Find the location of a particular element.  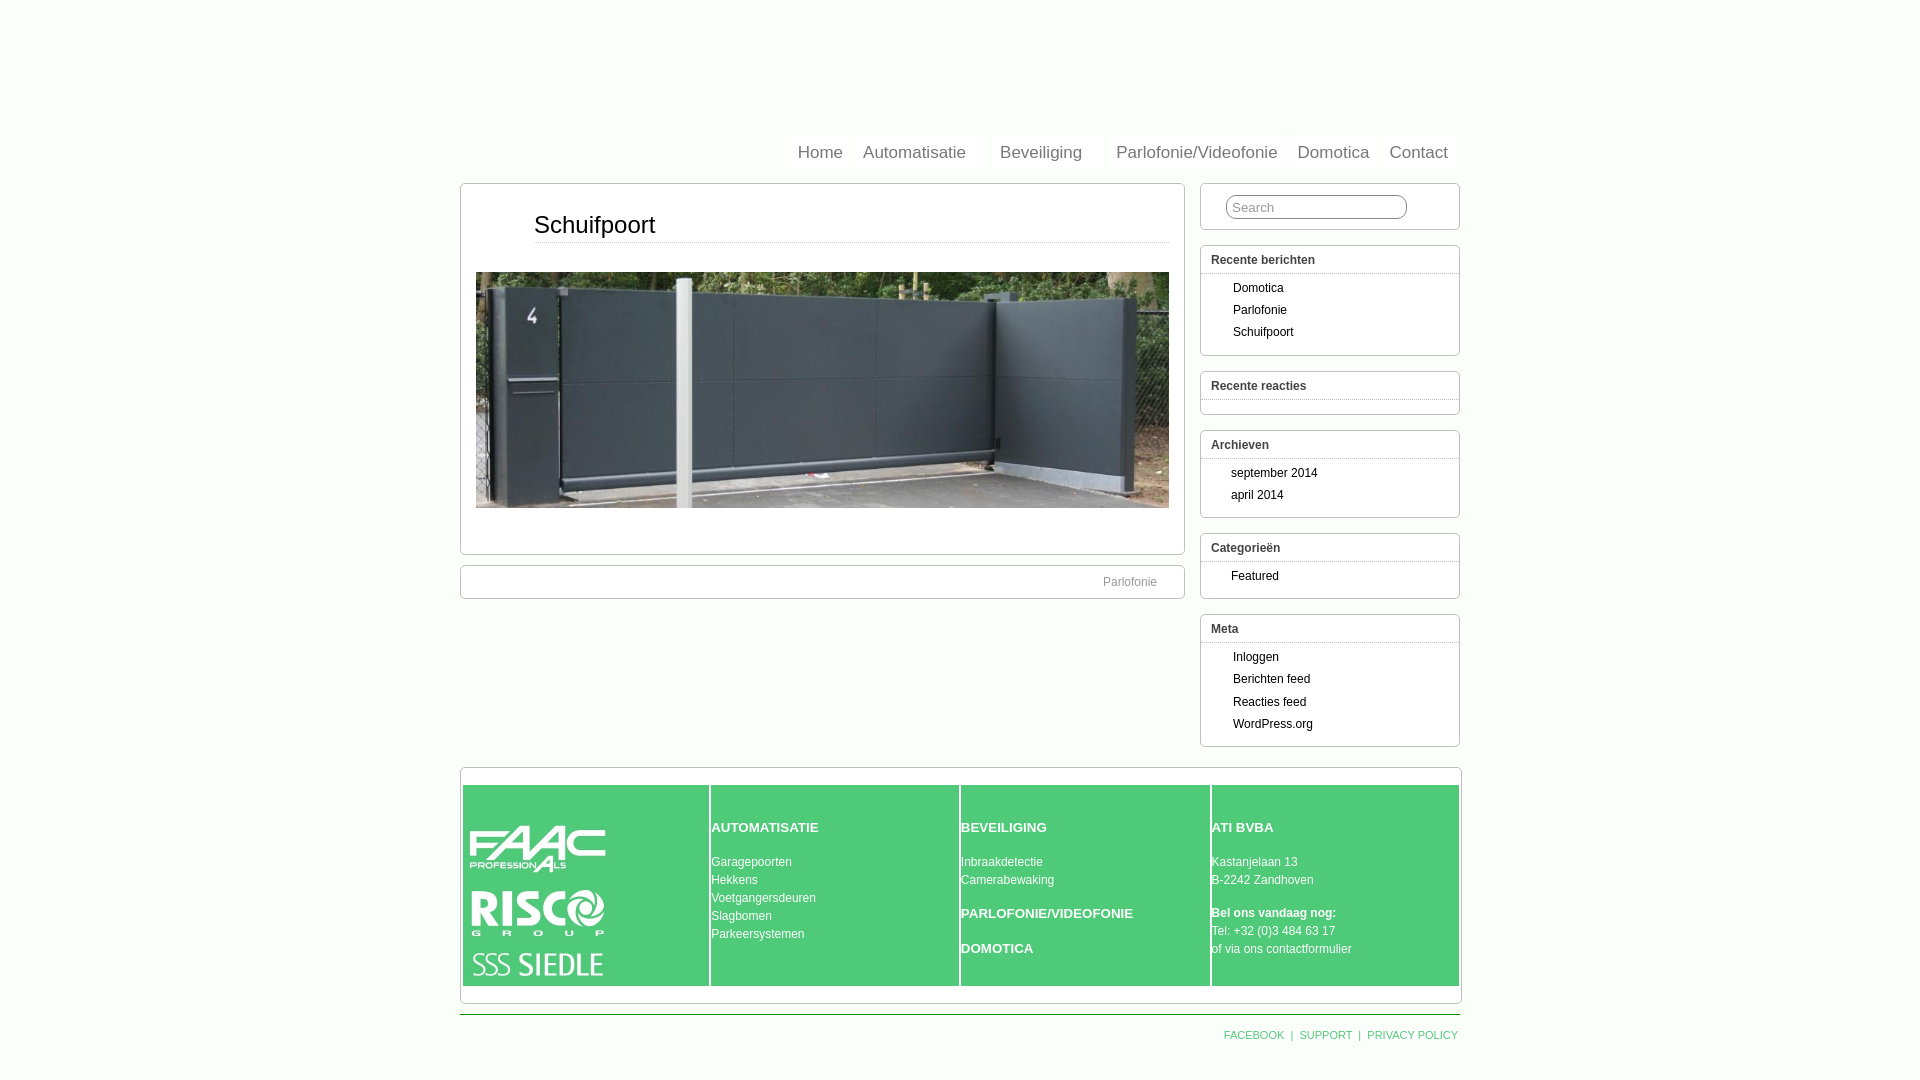

' Beveiliging' is located at coordinates (992, 150).